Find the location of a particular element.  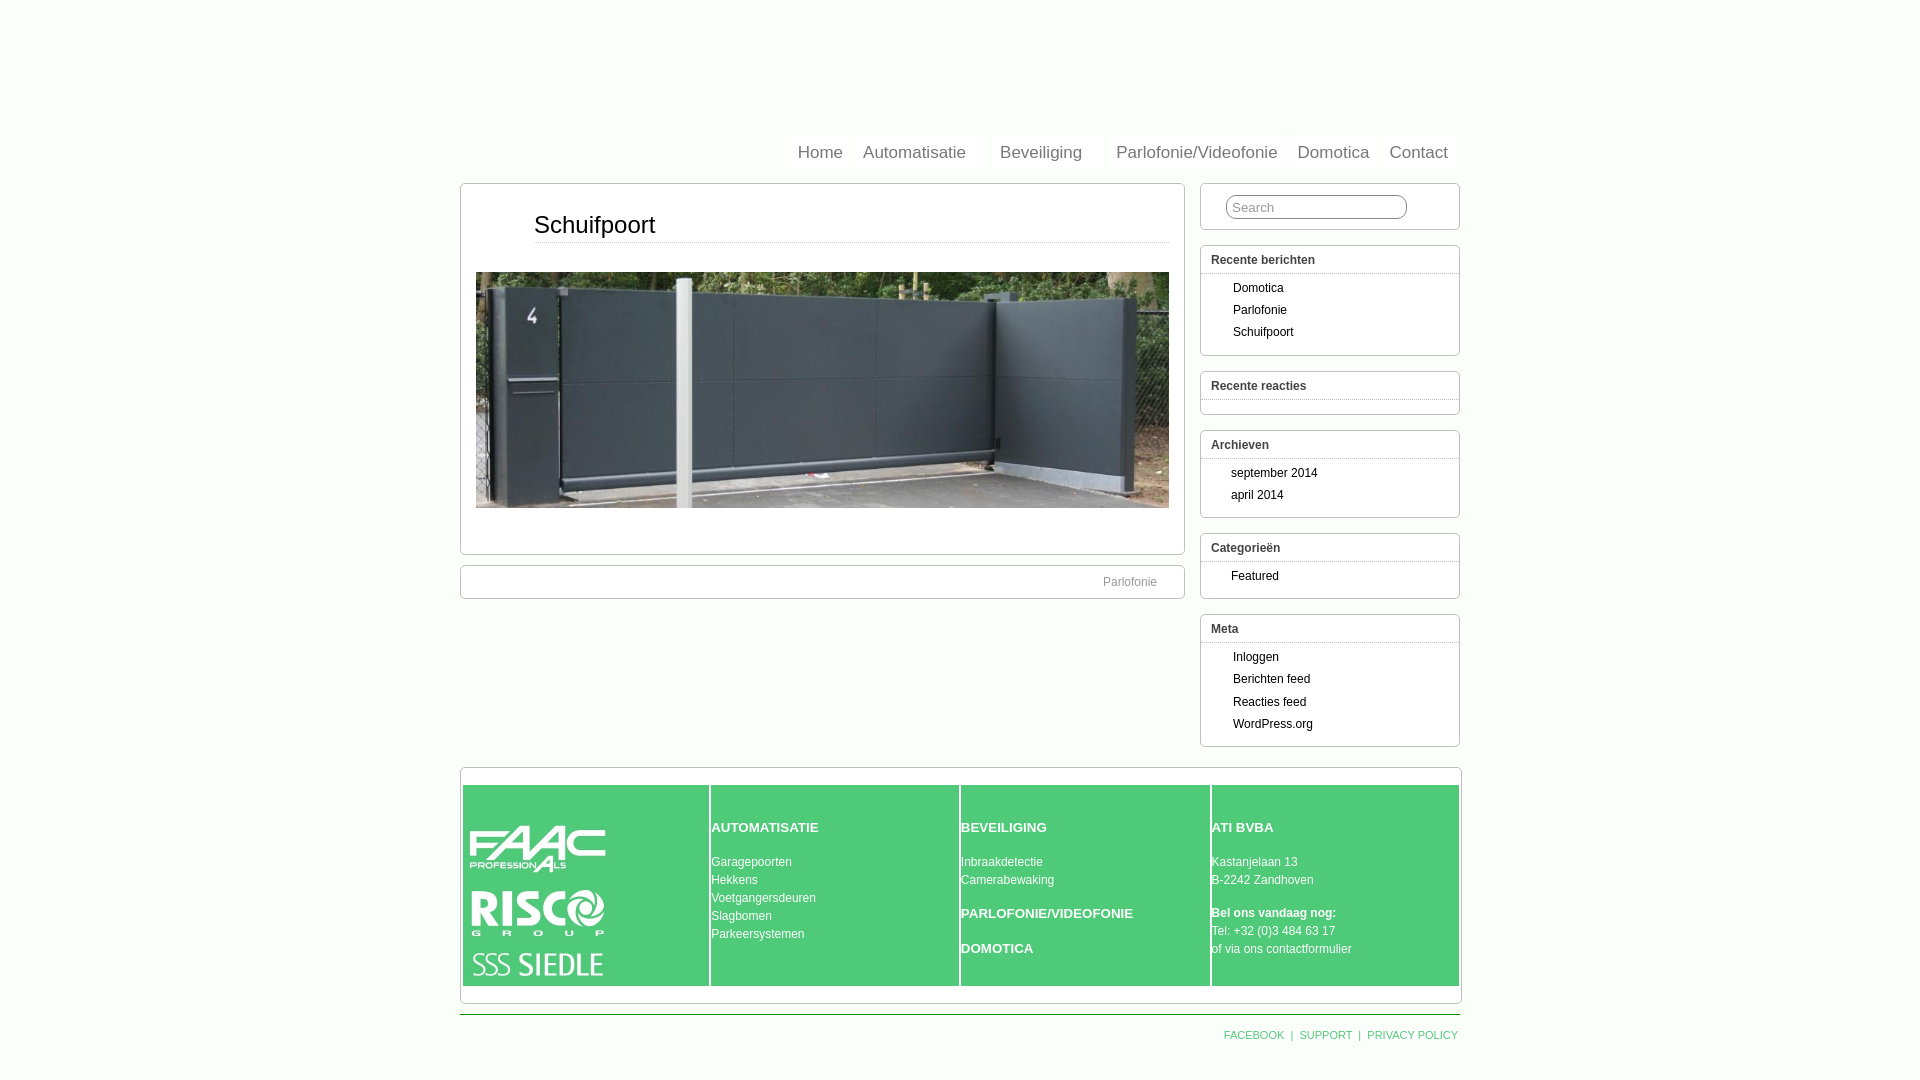

' Beveiliging' is located at coordinates (992, 150).